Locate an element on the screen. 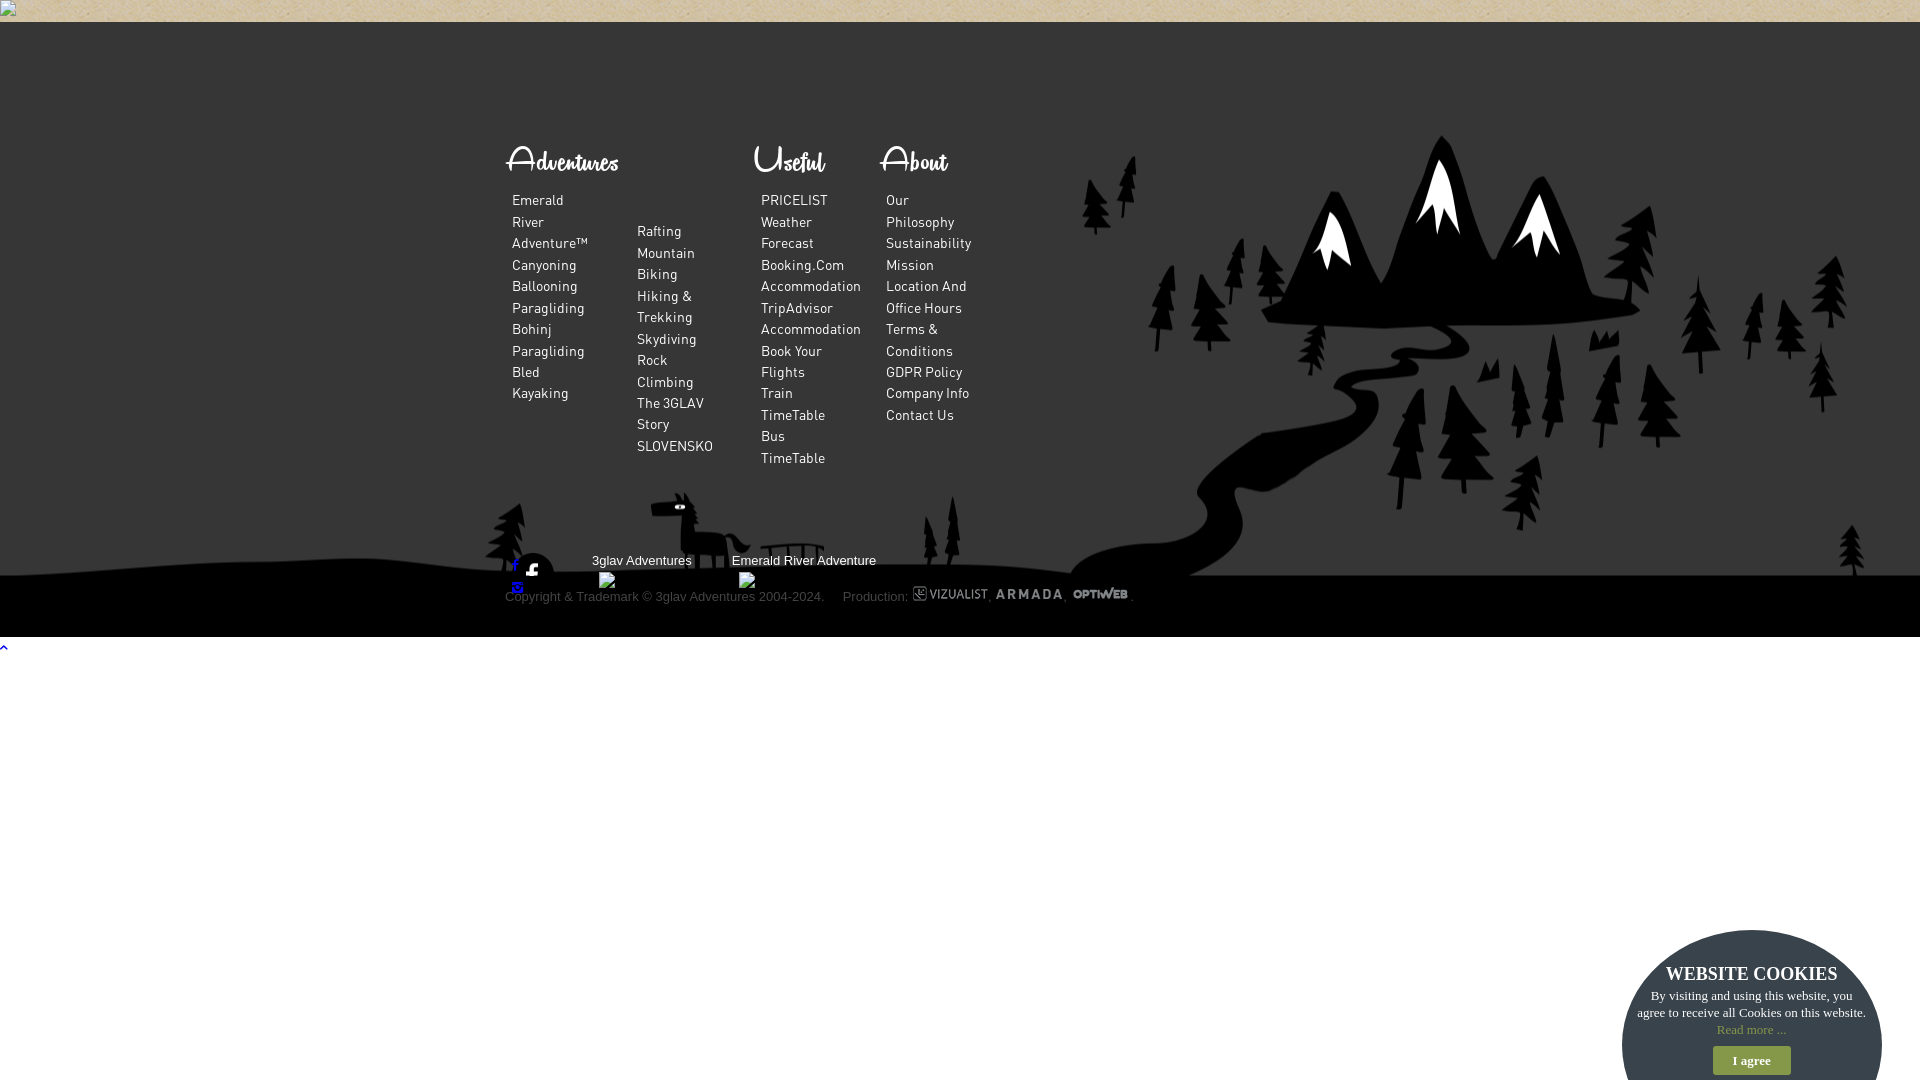 Image resolution: width=1920 pixels, height=1080 pixels. 'Kayaking' is located at coordinates (540, 392).